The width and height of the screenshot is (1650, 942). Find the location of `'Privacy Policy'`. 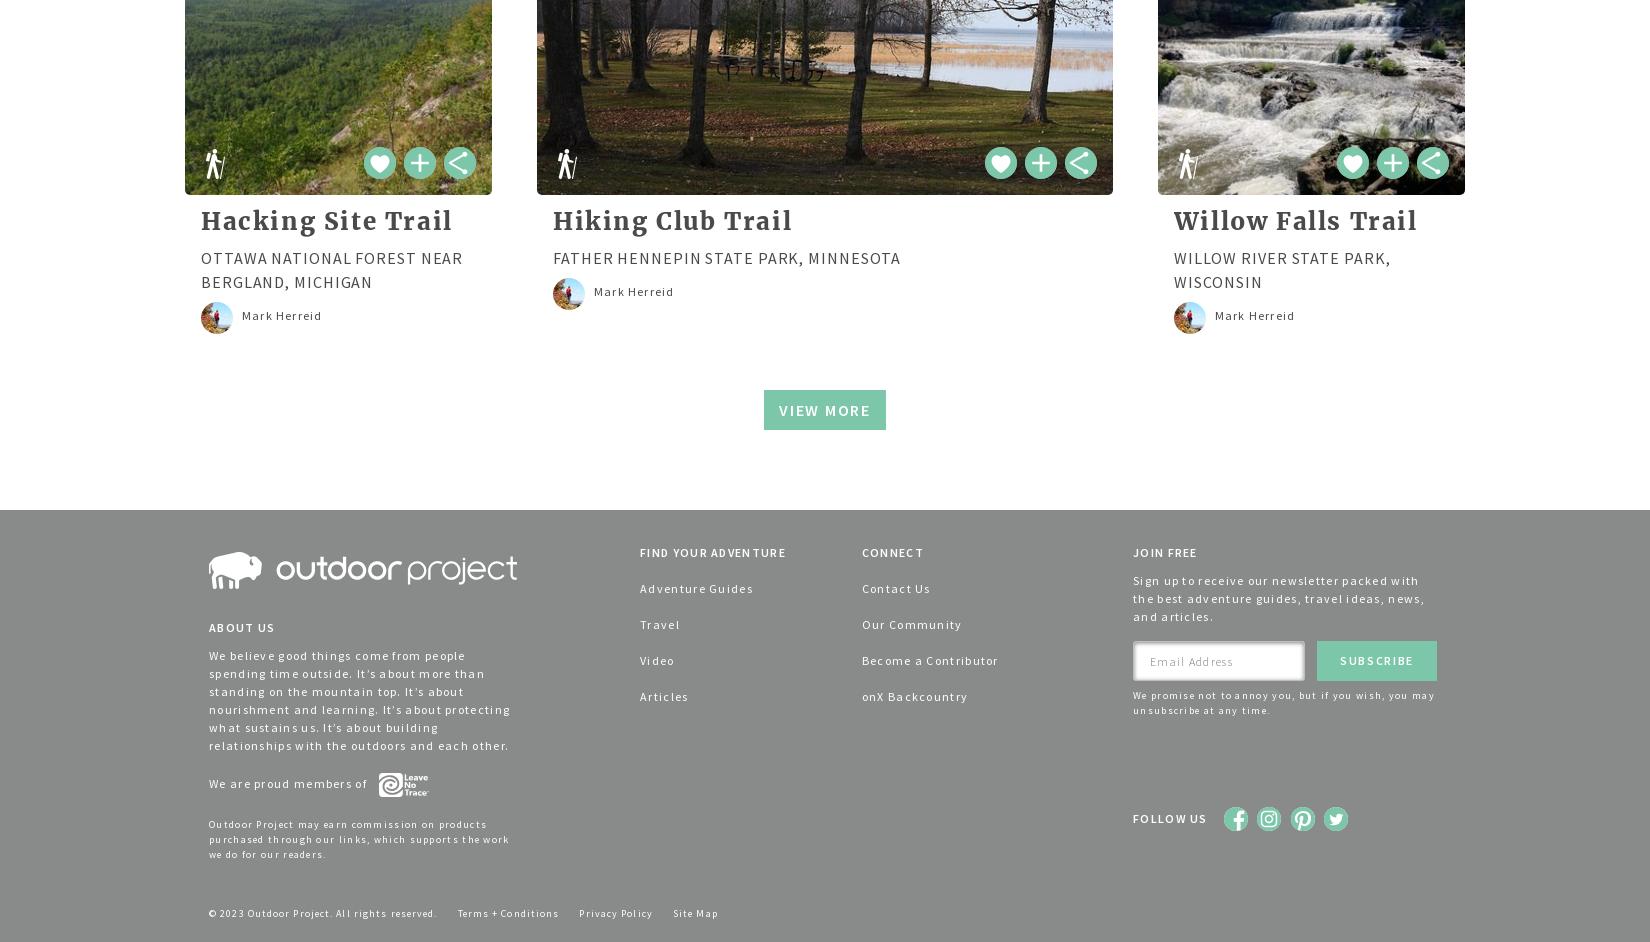

'Privacy Policy' is located at coordinates (614, 911).